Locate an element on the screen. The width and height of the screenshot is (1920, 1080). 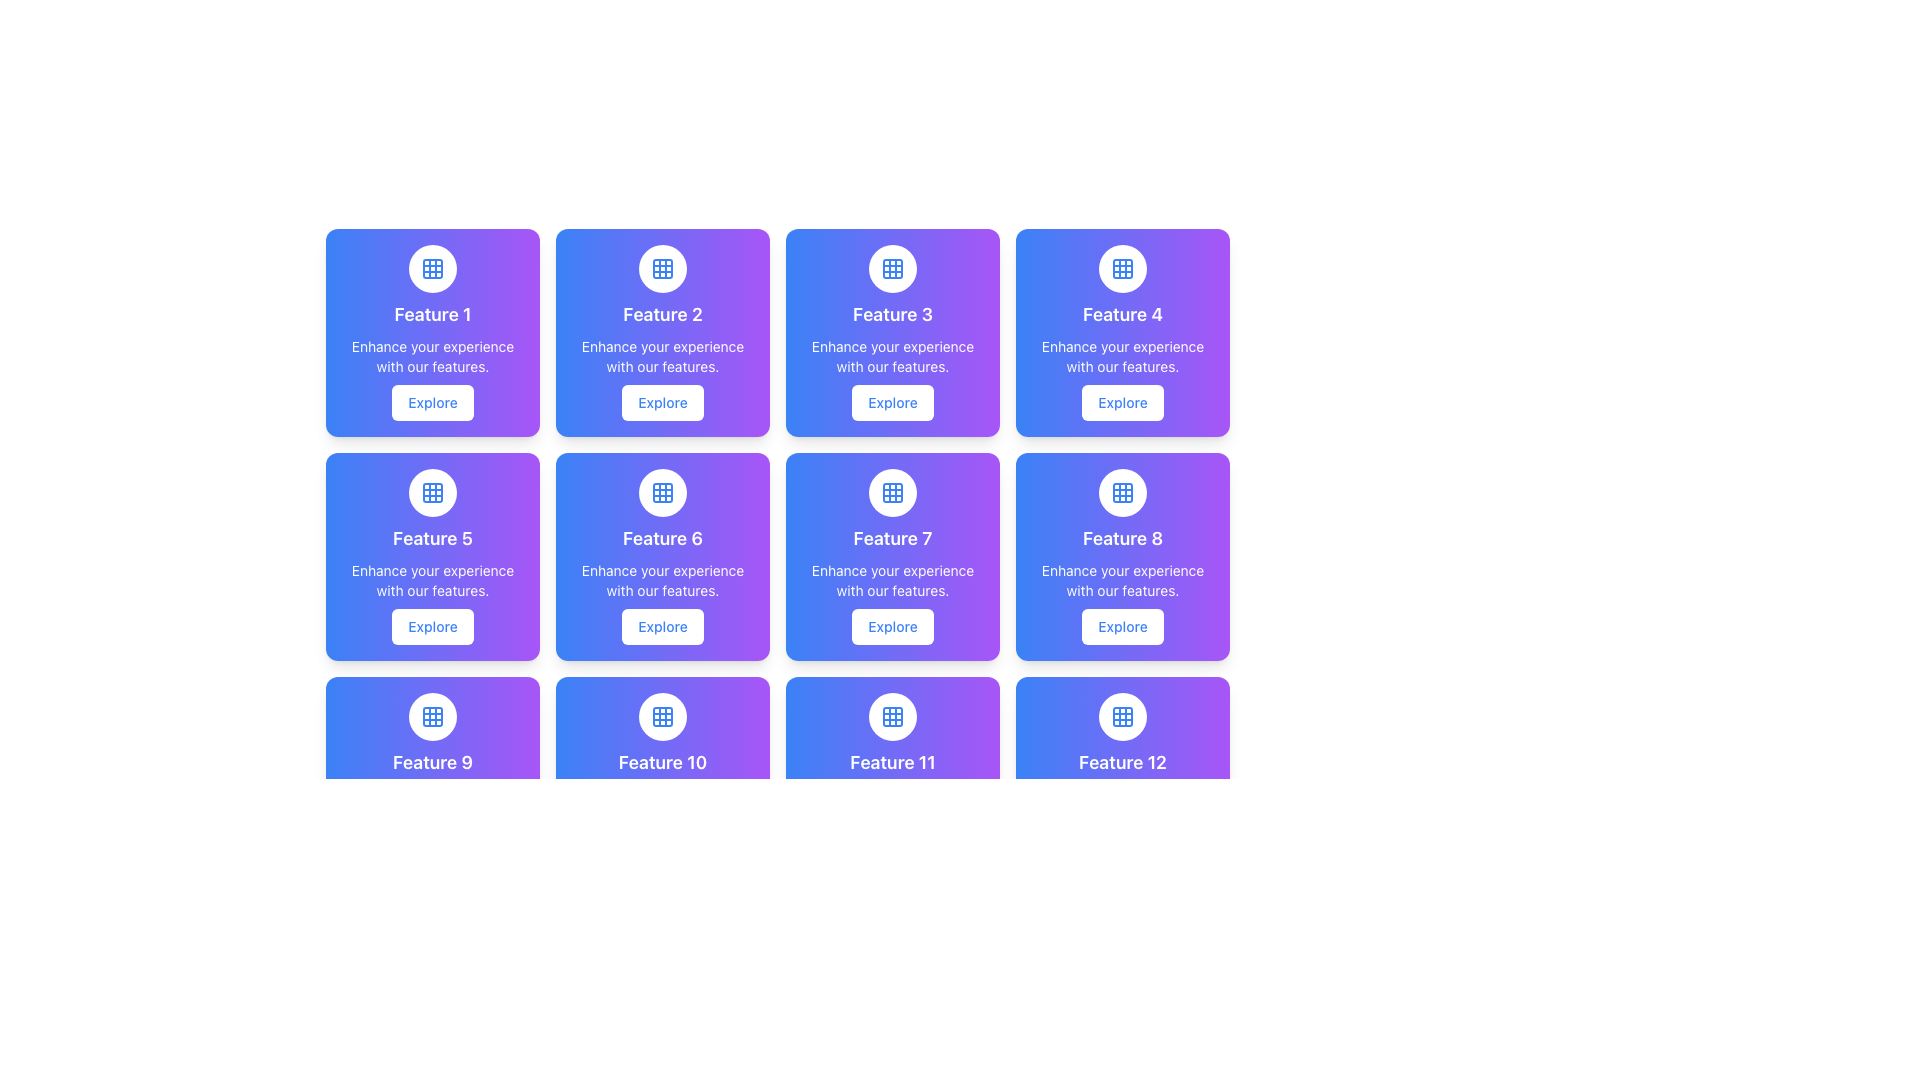
the text element displaying 'Feature 8', which is styled in bold and larger font within a gradient tile transitioning from blue to purple, located in the third row, second column of the grid is located at coordinates (1123, 538).